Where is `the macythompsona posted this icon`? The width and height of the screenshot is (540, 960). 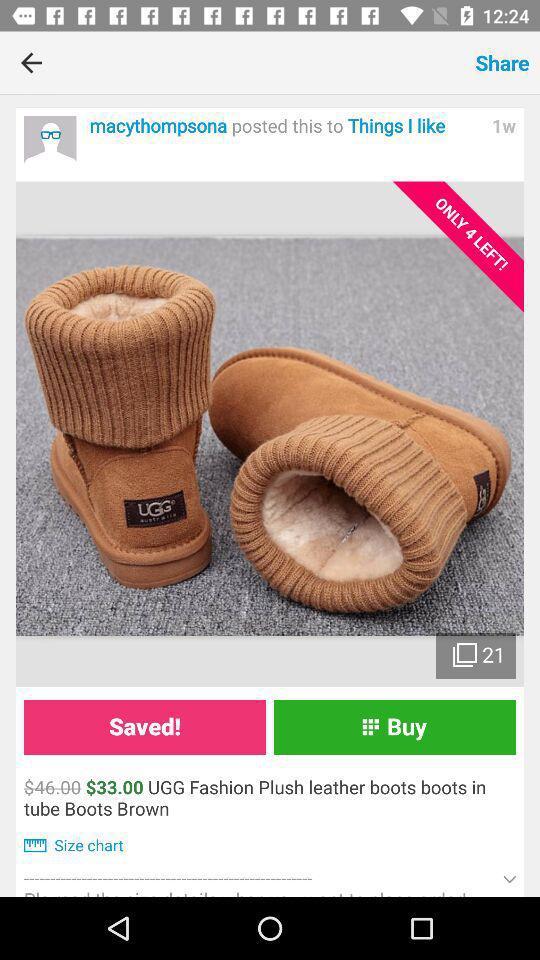 the macythompsona posted this icon is located at coordinates (284, 125).